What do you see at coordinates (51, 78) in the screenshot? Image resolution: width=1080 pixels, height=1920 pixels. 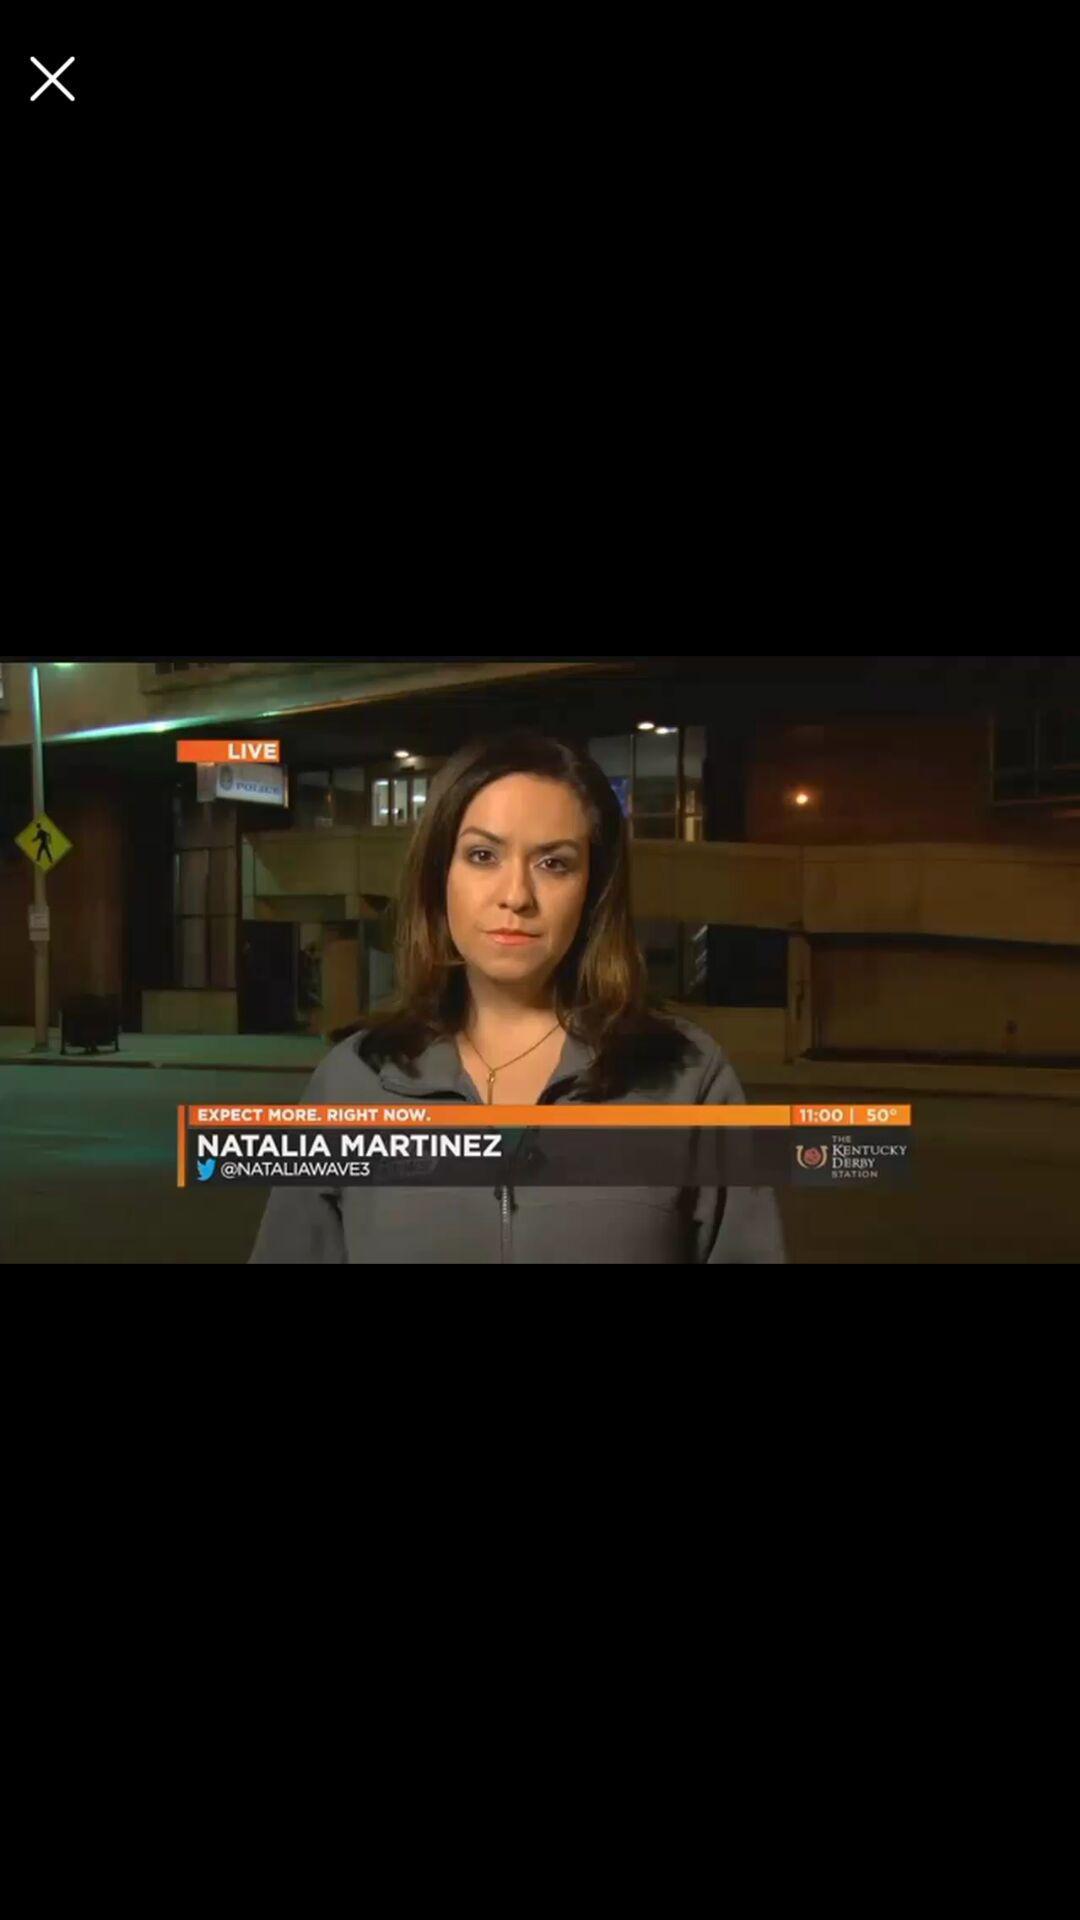 I see `the close icon` at bounding box center [51, 78].